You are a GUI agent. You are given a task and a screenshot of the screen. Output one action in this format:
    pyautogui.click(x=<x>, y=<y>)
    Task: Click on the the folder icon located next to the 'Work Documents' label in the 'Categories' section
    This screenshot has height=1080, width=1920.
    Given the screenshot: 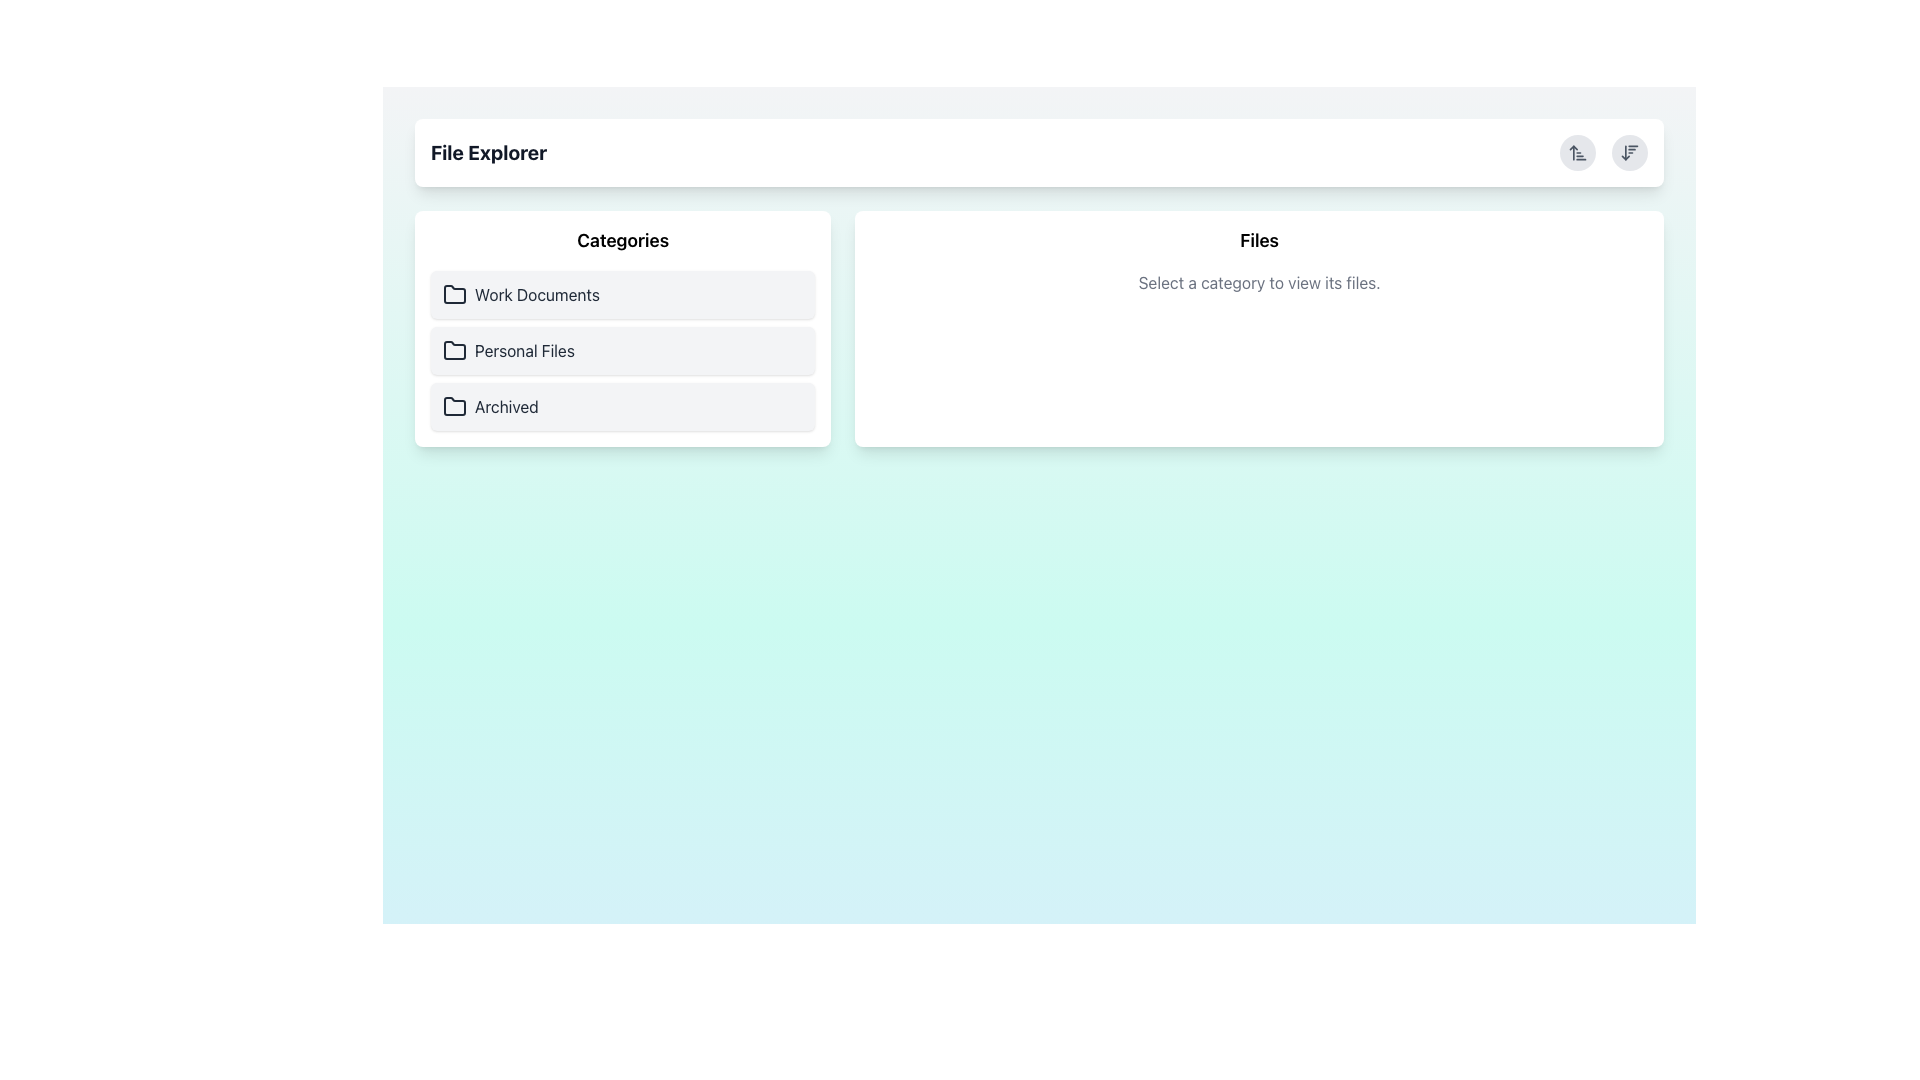 What is the action you would take?
    pyautogui.click(x=454, y=294)
    